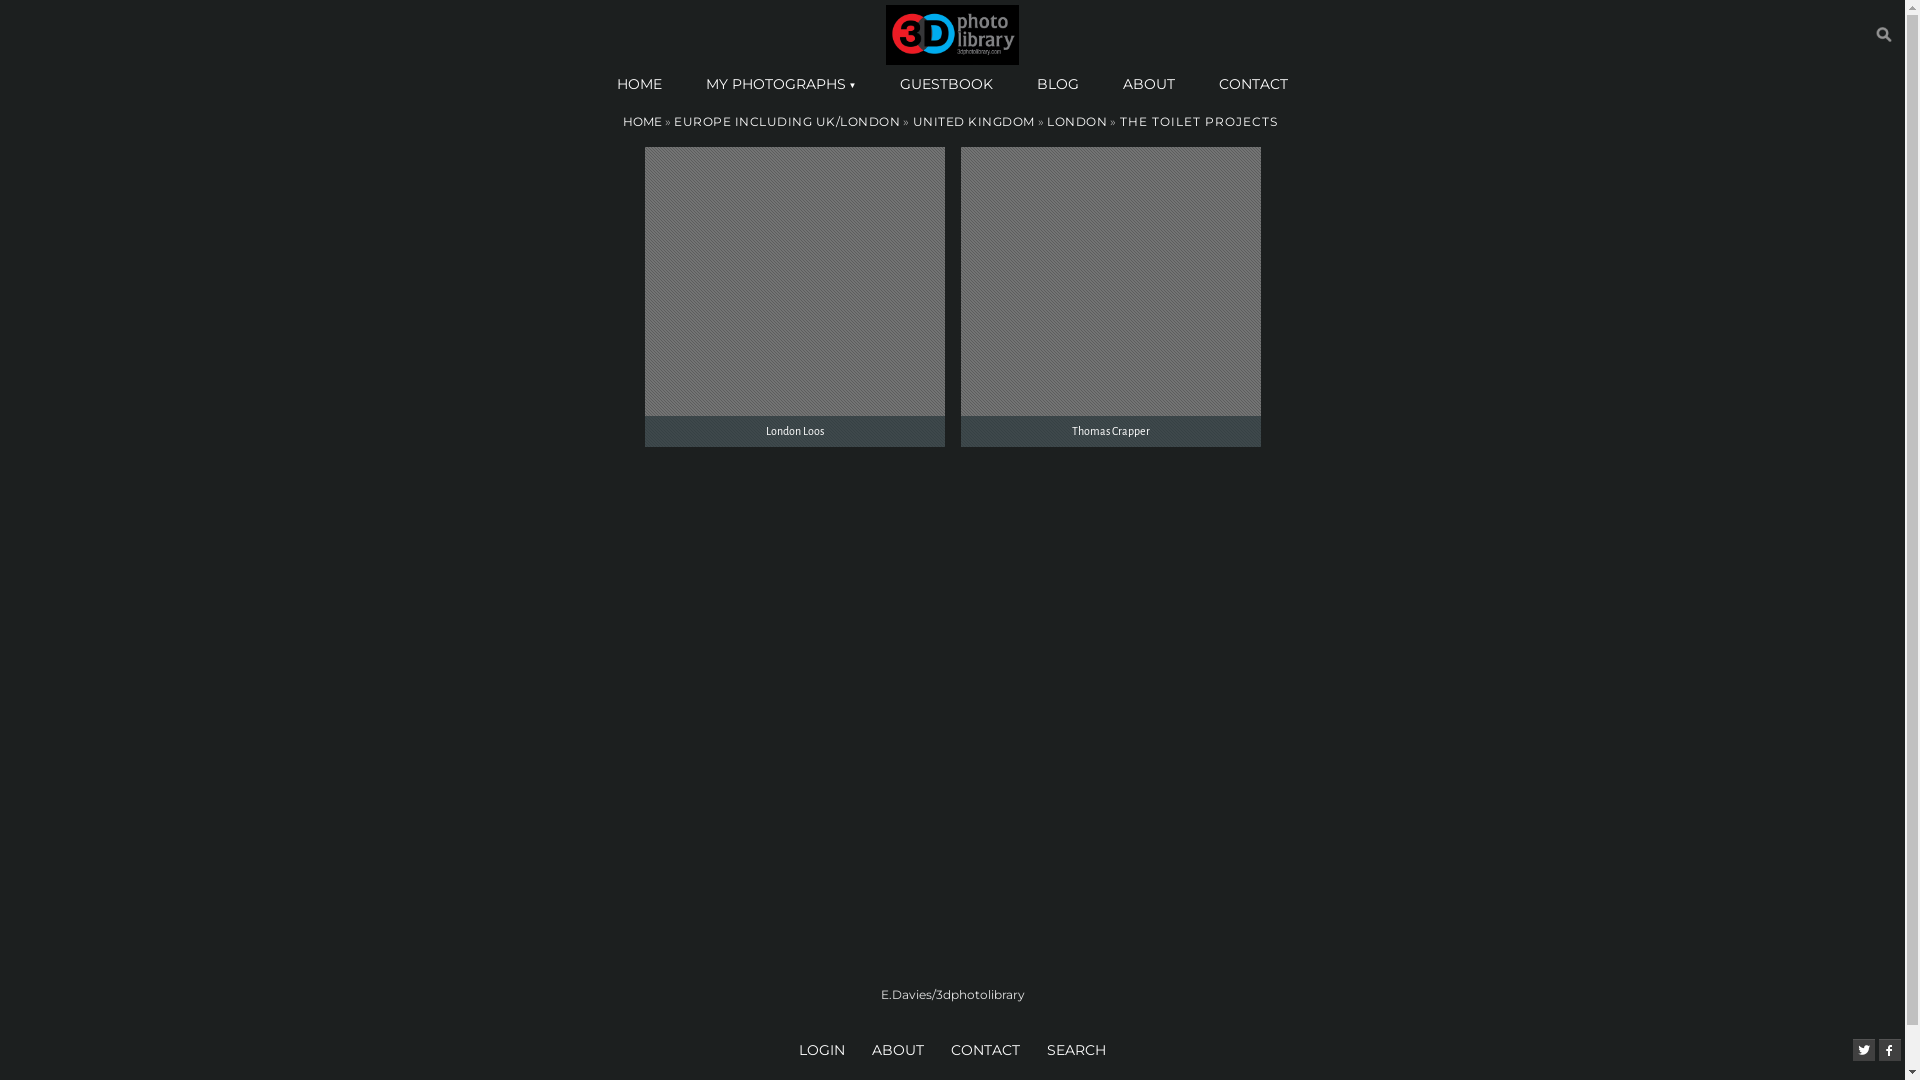 This screenshot has height=1080, width=1920. What do you see at coordinates (641, 121) in the screenshot?
I see `'HOME'` at bounding box center [641, 121].